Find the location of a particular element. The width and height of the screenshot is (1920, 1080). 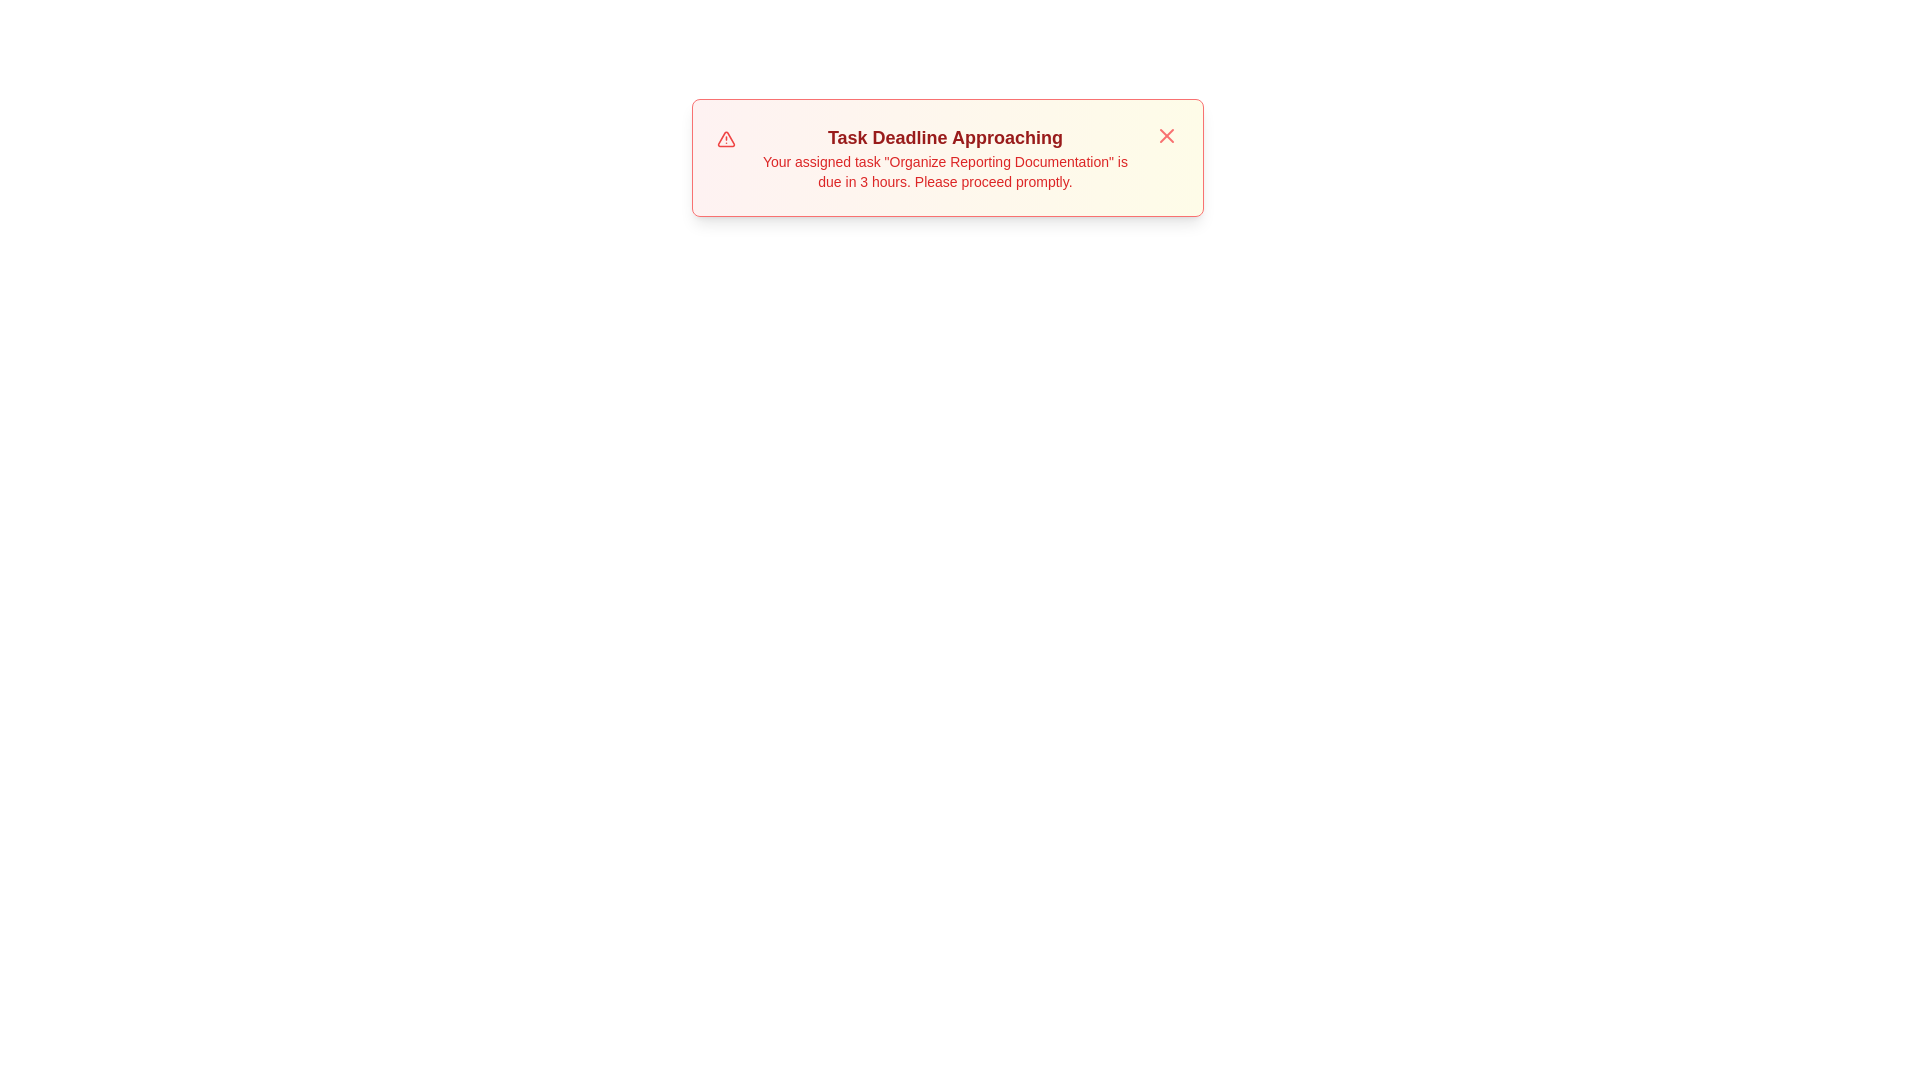

text element that informs the user about the task's deadline and urgency, located below the header 'Task Deadline Approaching' in the notification box is located at coordinates (944, 171).